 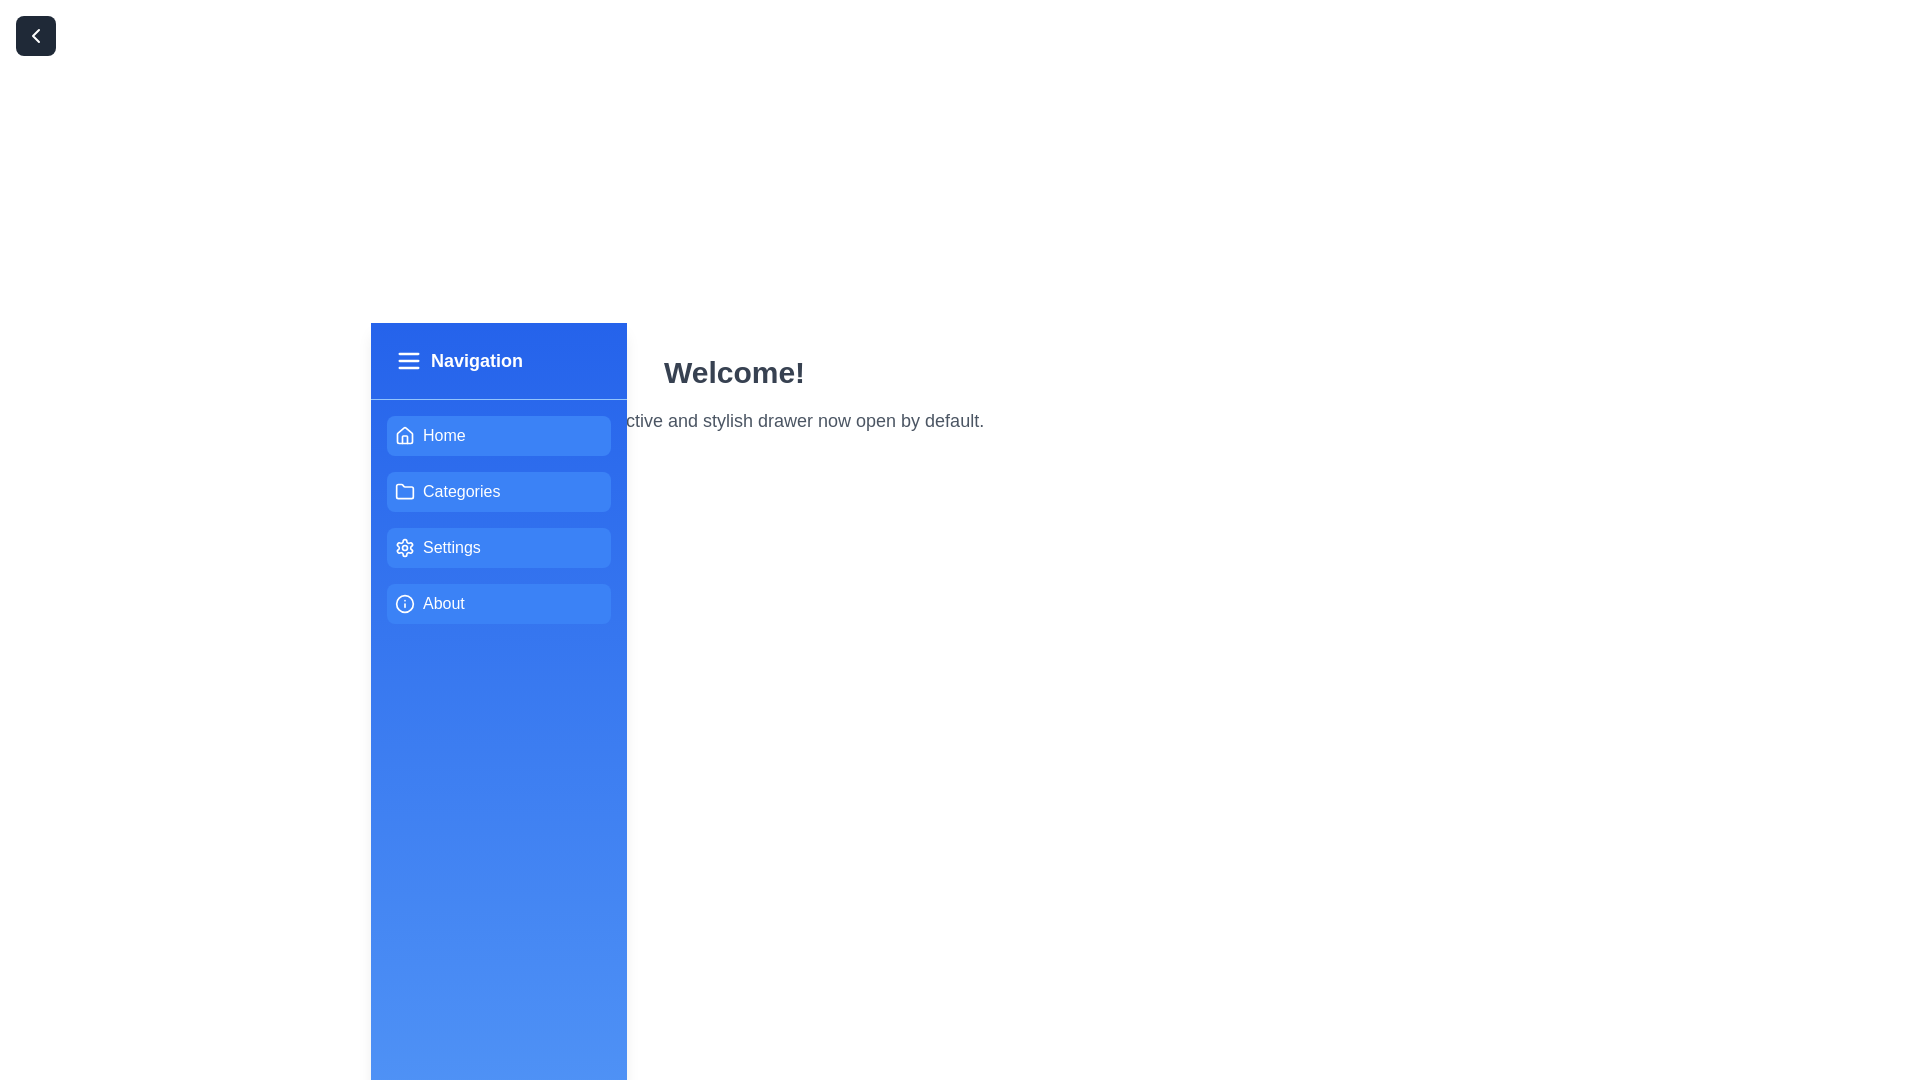 I want to click on the Text label that serves as a title or heading for the sidebar menu, located to the right of the menu icon resembling three horizontal lines, so click(x=475, y=361).